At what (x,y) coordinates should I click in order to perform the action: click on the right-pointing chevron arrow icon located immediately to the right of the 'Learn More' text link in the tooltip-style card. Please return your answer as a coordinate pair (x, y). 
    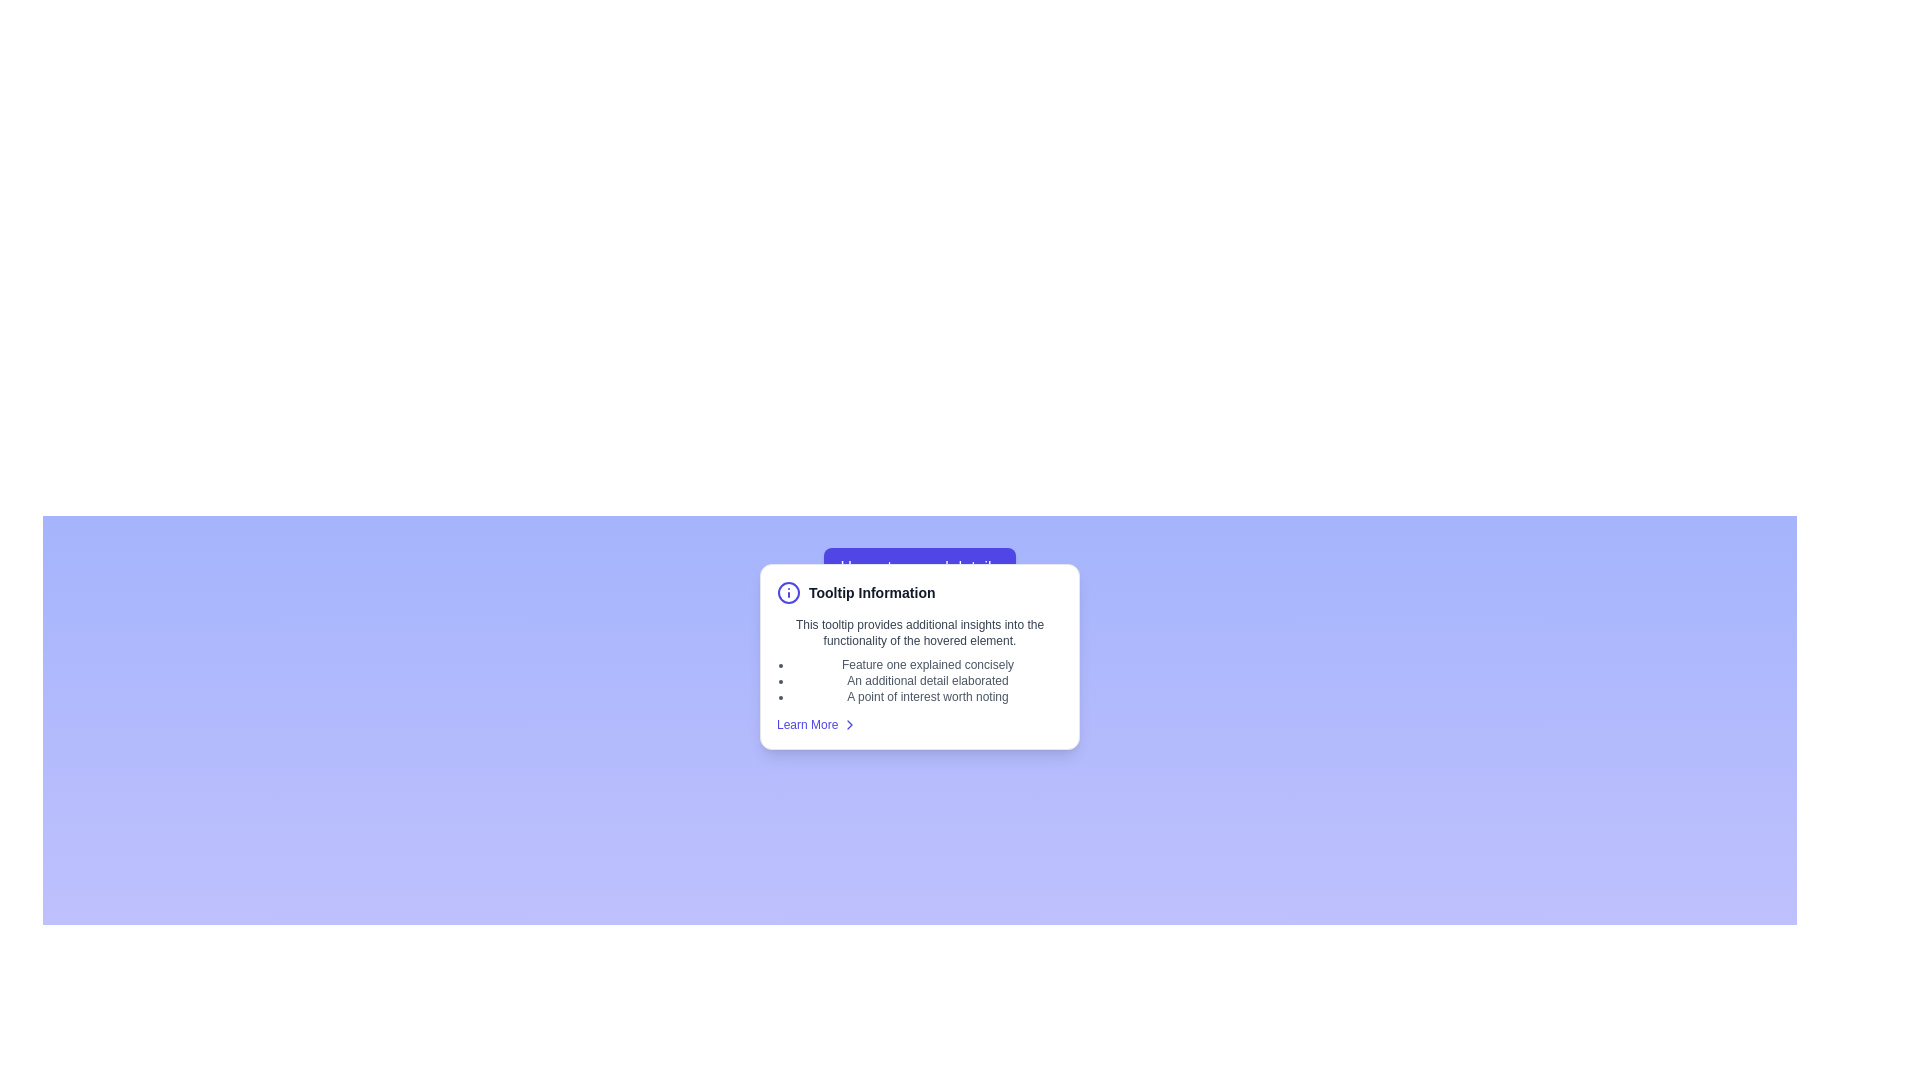
    Looking at the image, I should click on (850, 725).